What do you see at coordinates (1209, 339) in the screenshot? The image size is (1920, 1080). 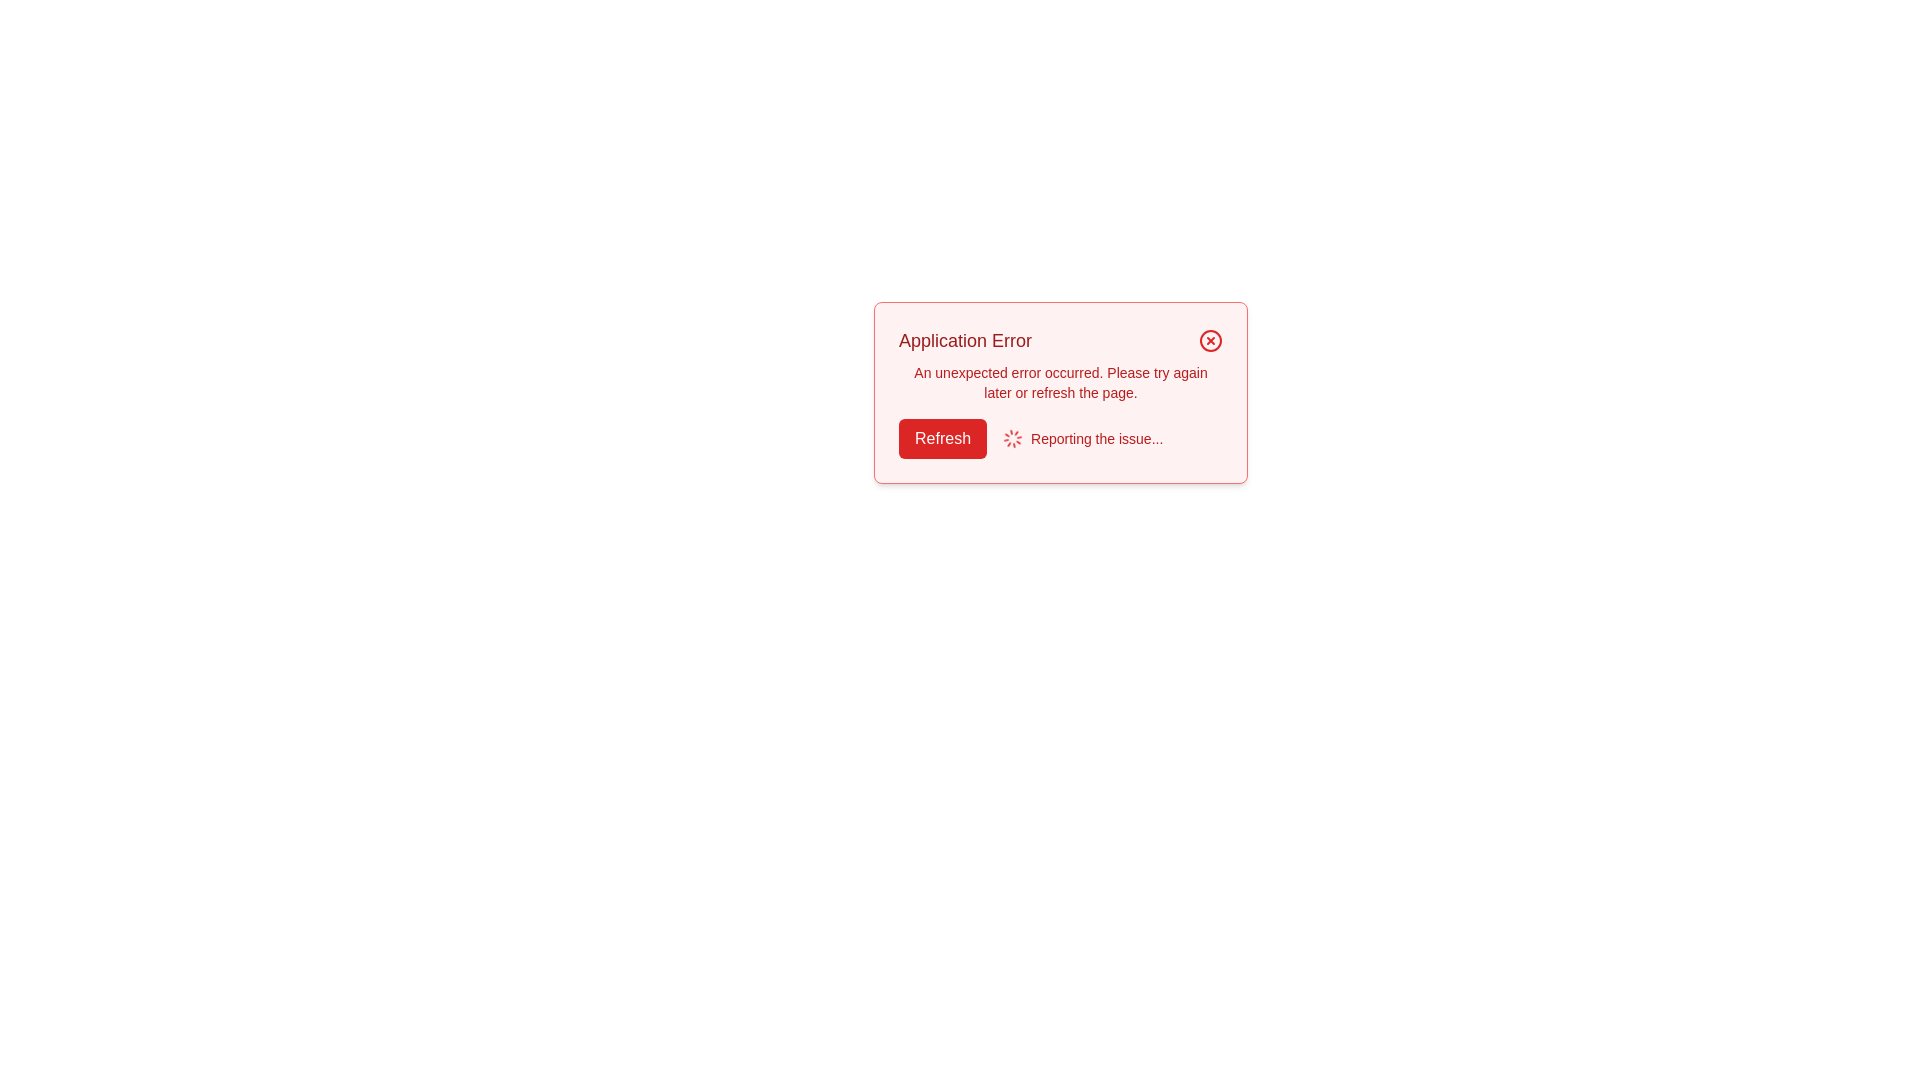 I see `the close button in the top-right corner of the 'Application Error' dialog box` at bounding box center [1209, 339].